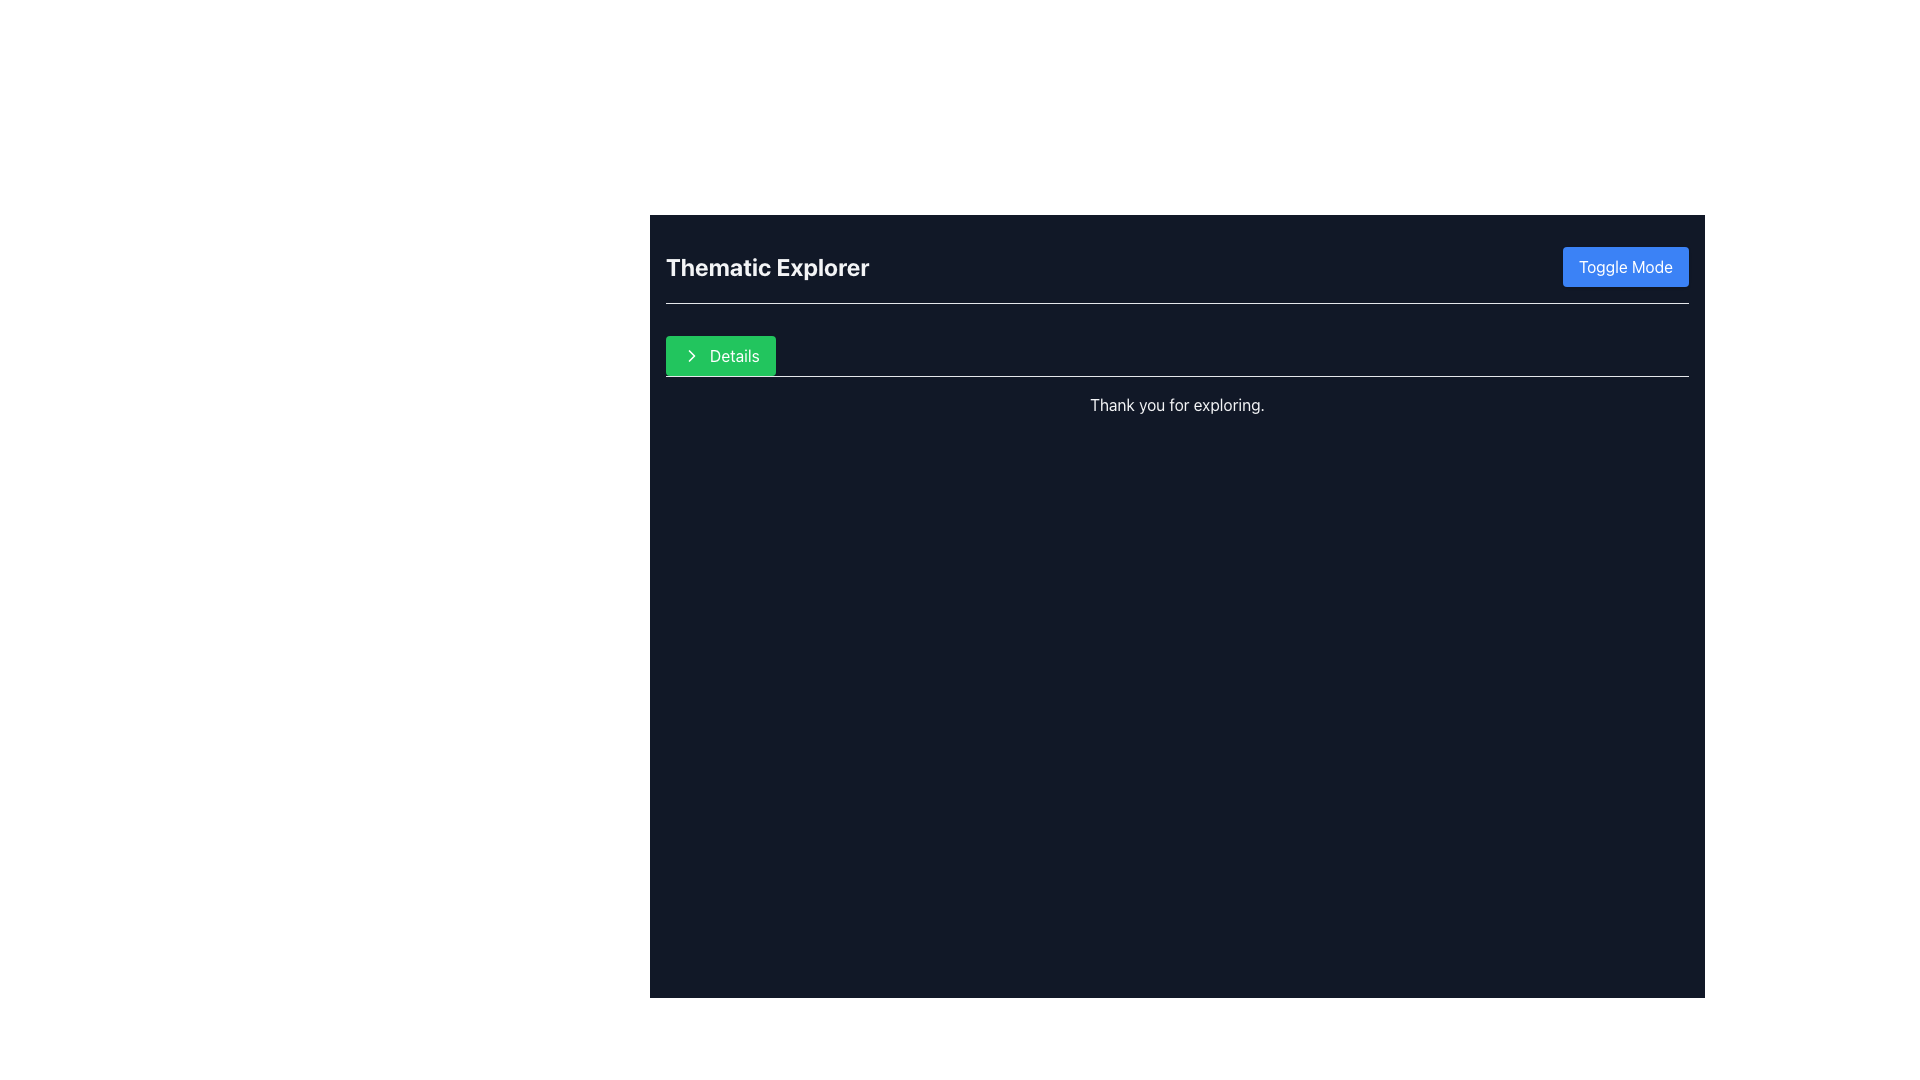  Describe the element at coordinates (720, 354) in the screenshot. I see `the button located in the header area of the page, aligned to the left below the section title 'Thematic Explorer'` at that location.